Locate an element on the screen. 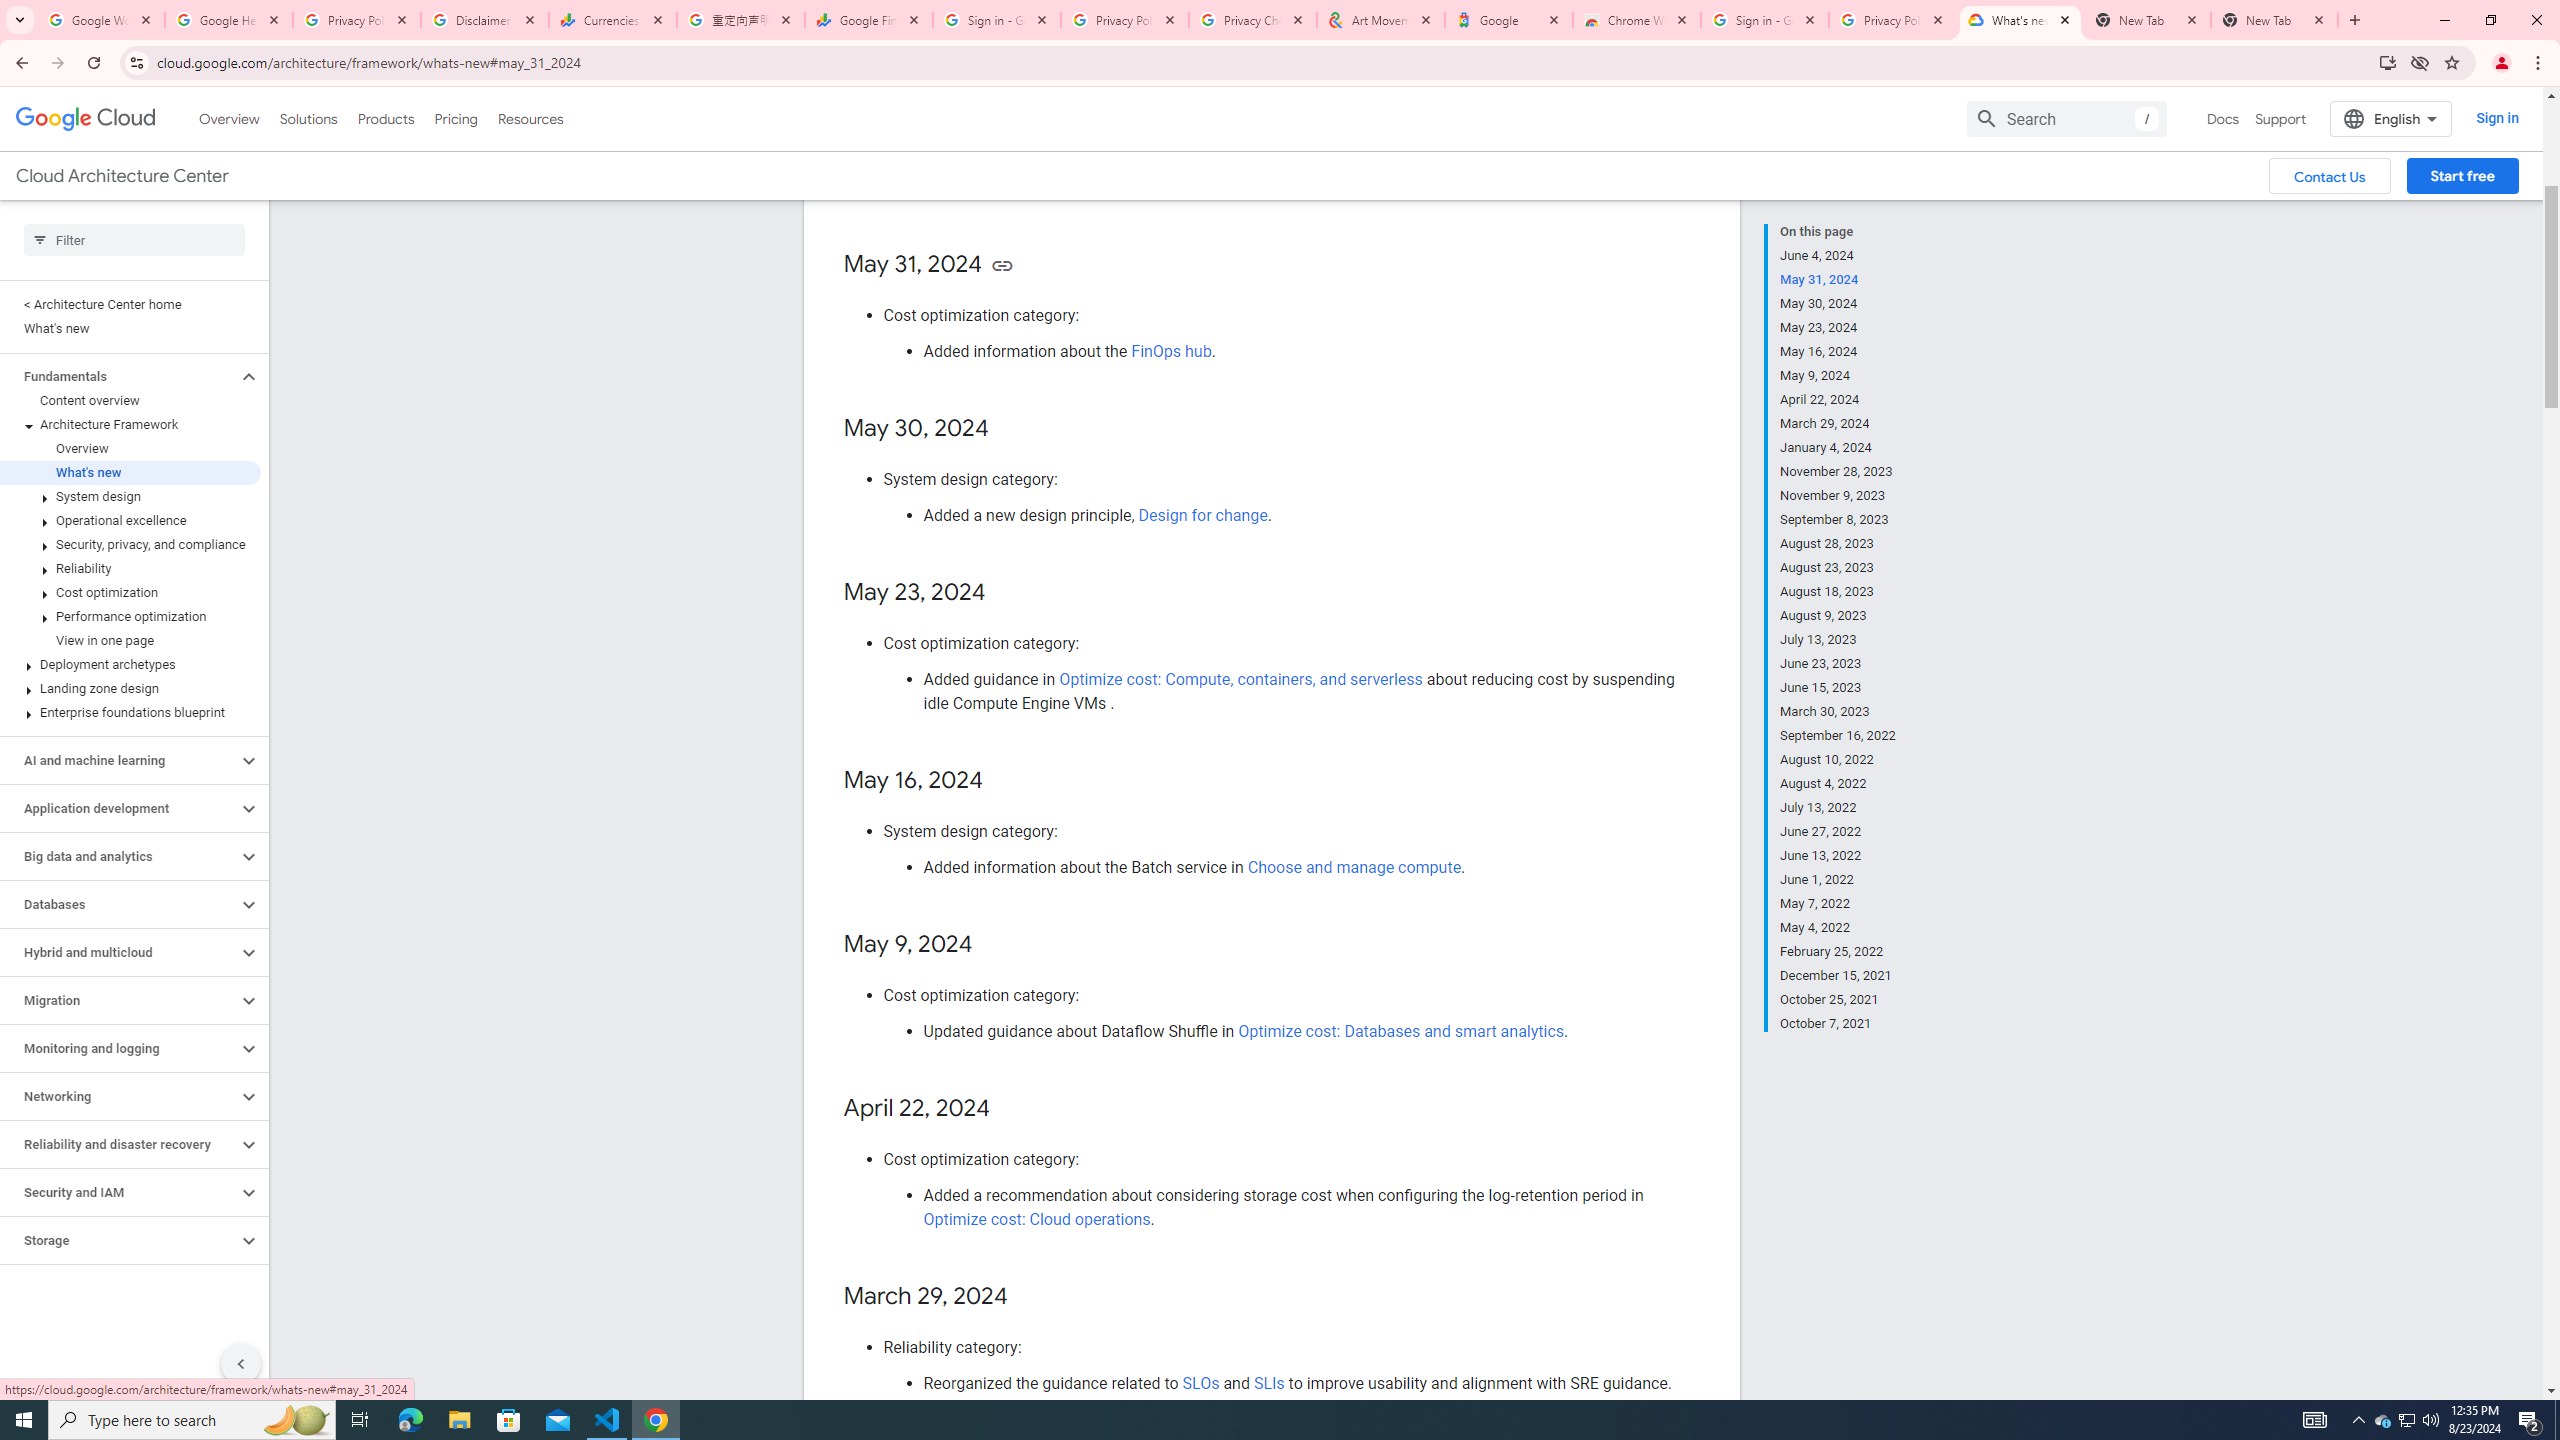  'System design' is located at coordinates (130, 495).